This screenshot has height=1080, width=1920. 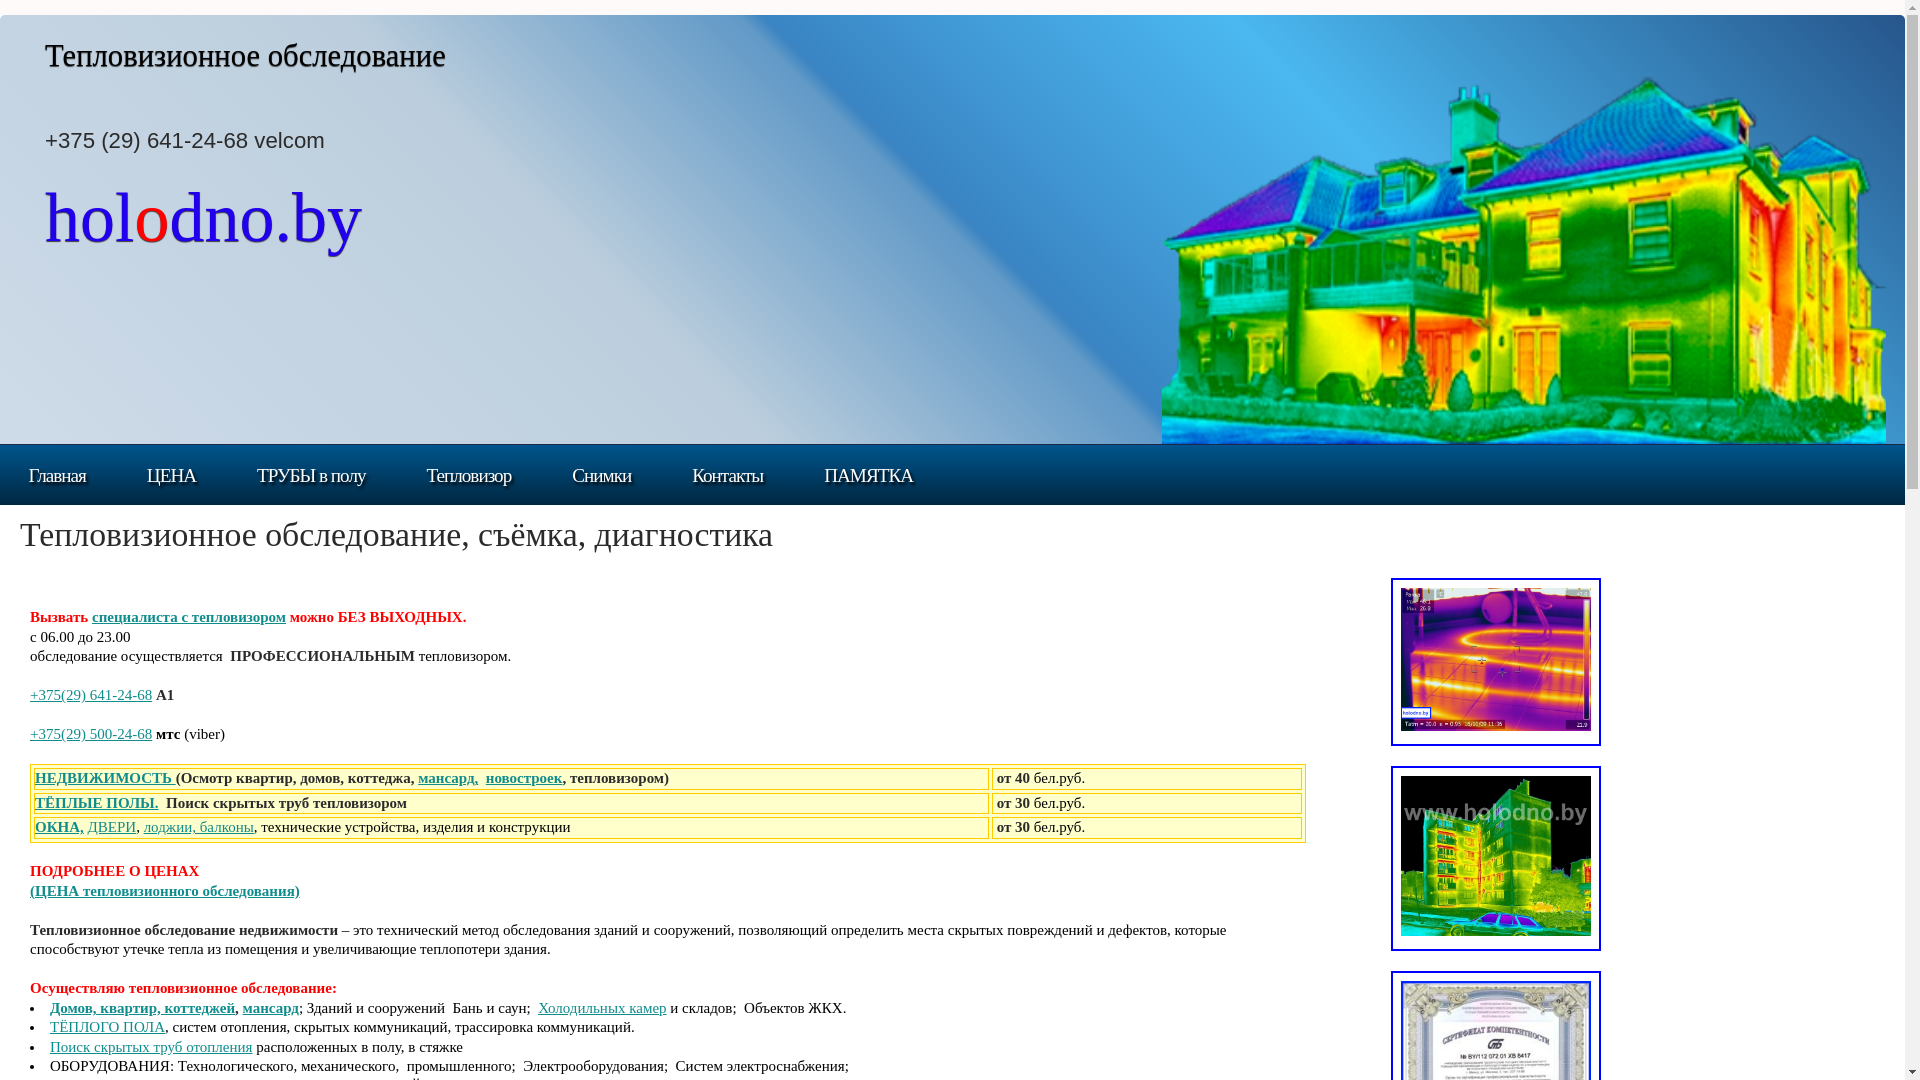 What do you see at coordinates (29, 693) in the screenshot?
I see `'+375(29) 641-24-68'` at bounding box center [29, 693].